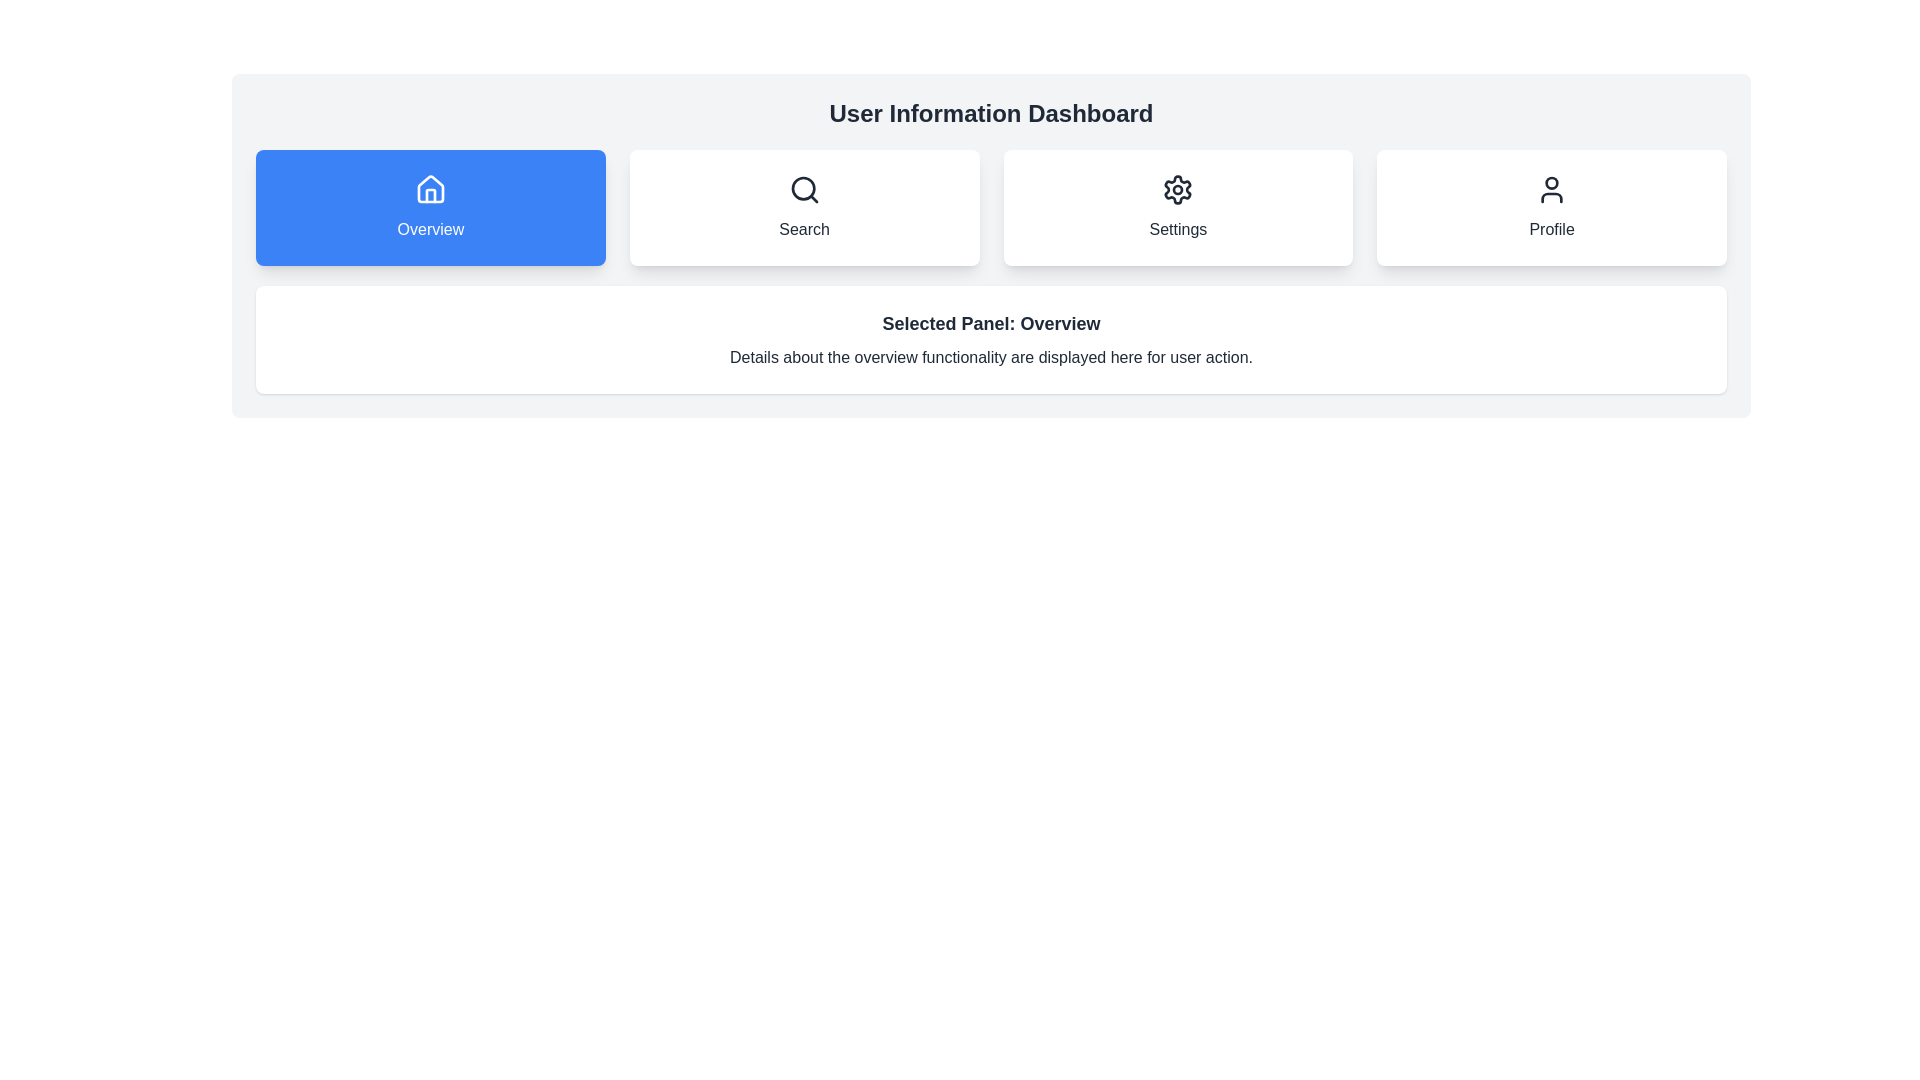 This screenshot has width=1920, height=1080. I want to click on label 'Profile' located in the lower center area of the fourth button in a horizontal group of navigation buttons, which signifies the user profile section, so click(1551, 229).